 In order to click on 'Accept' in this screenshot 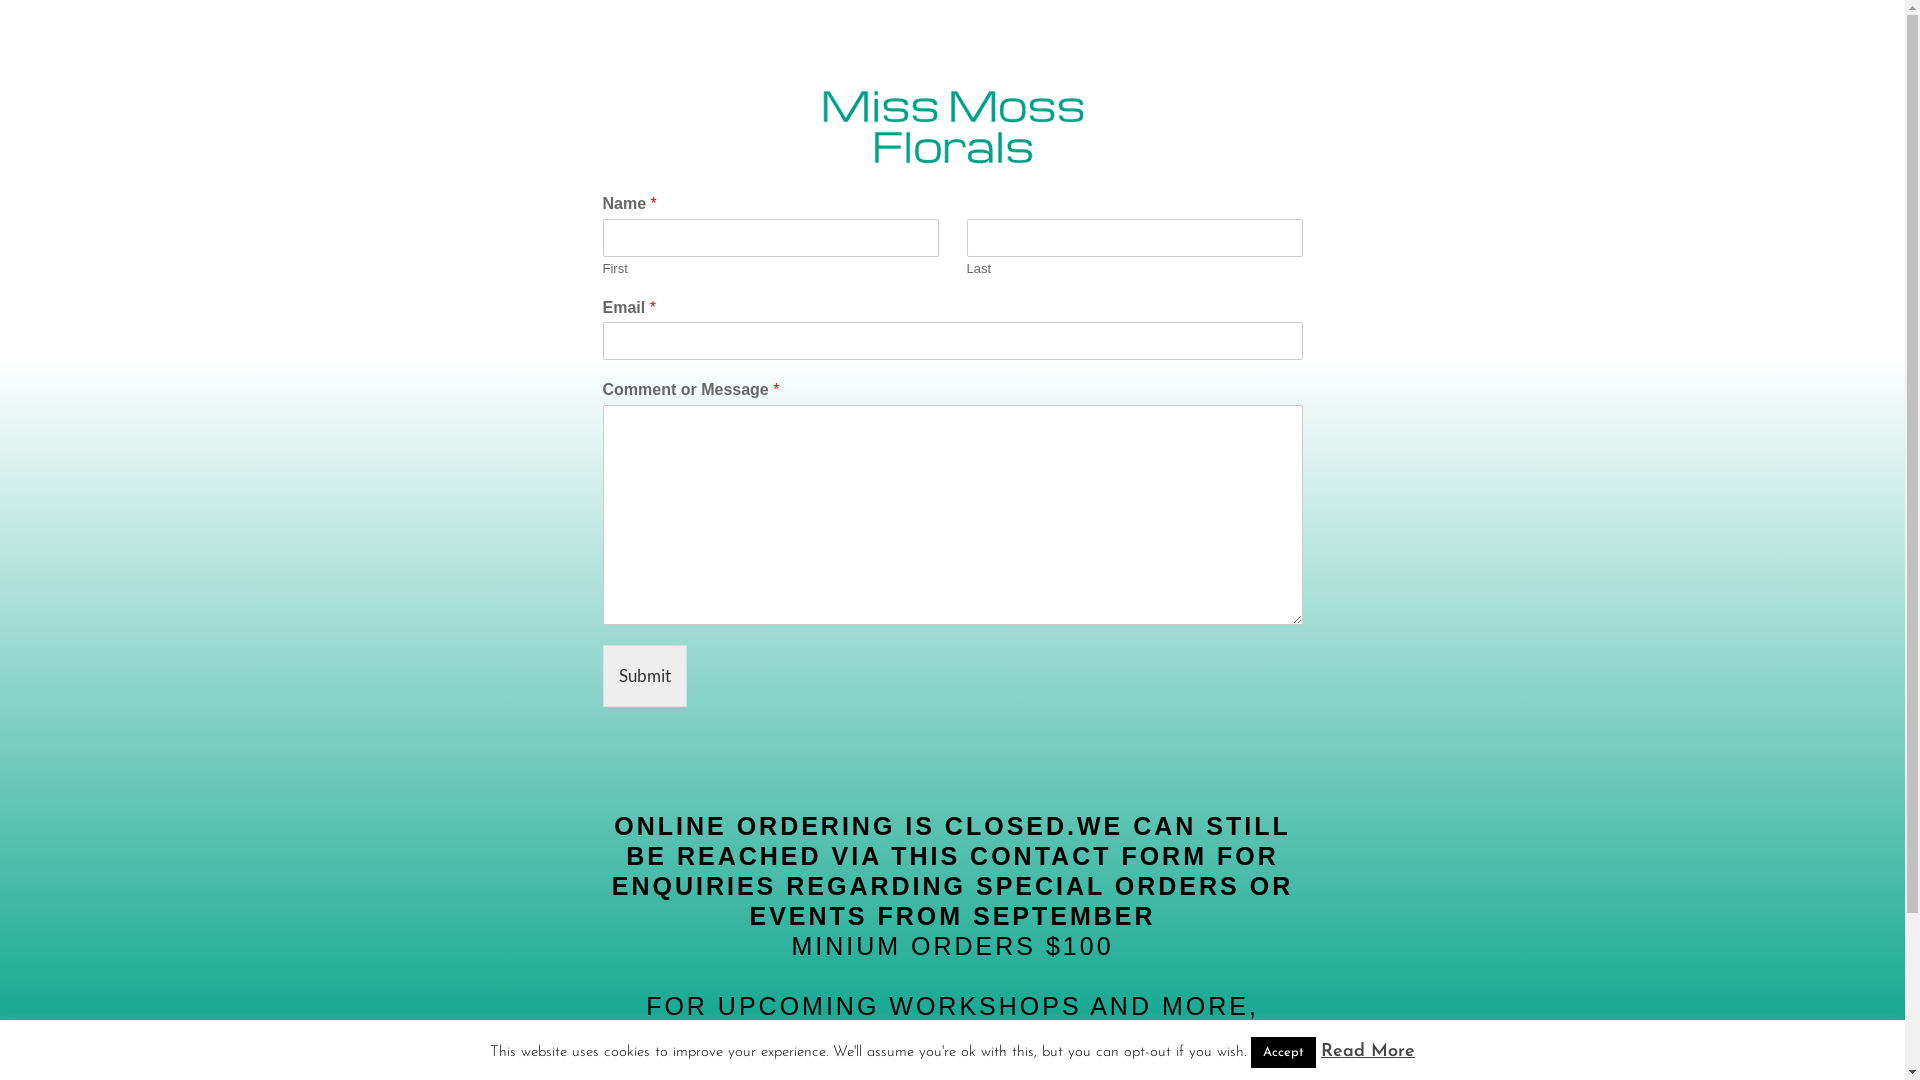, I will do `click(1283, 1051)`.